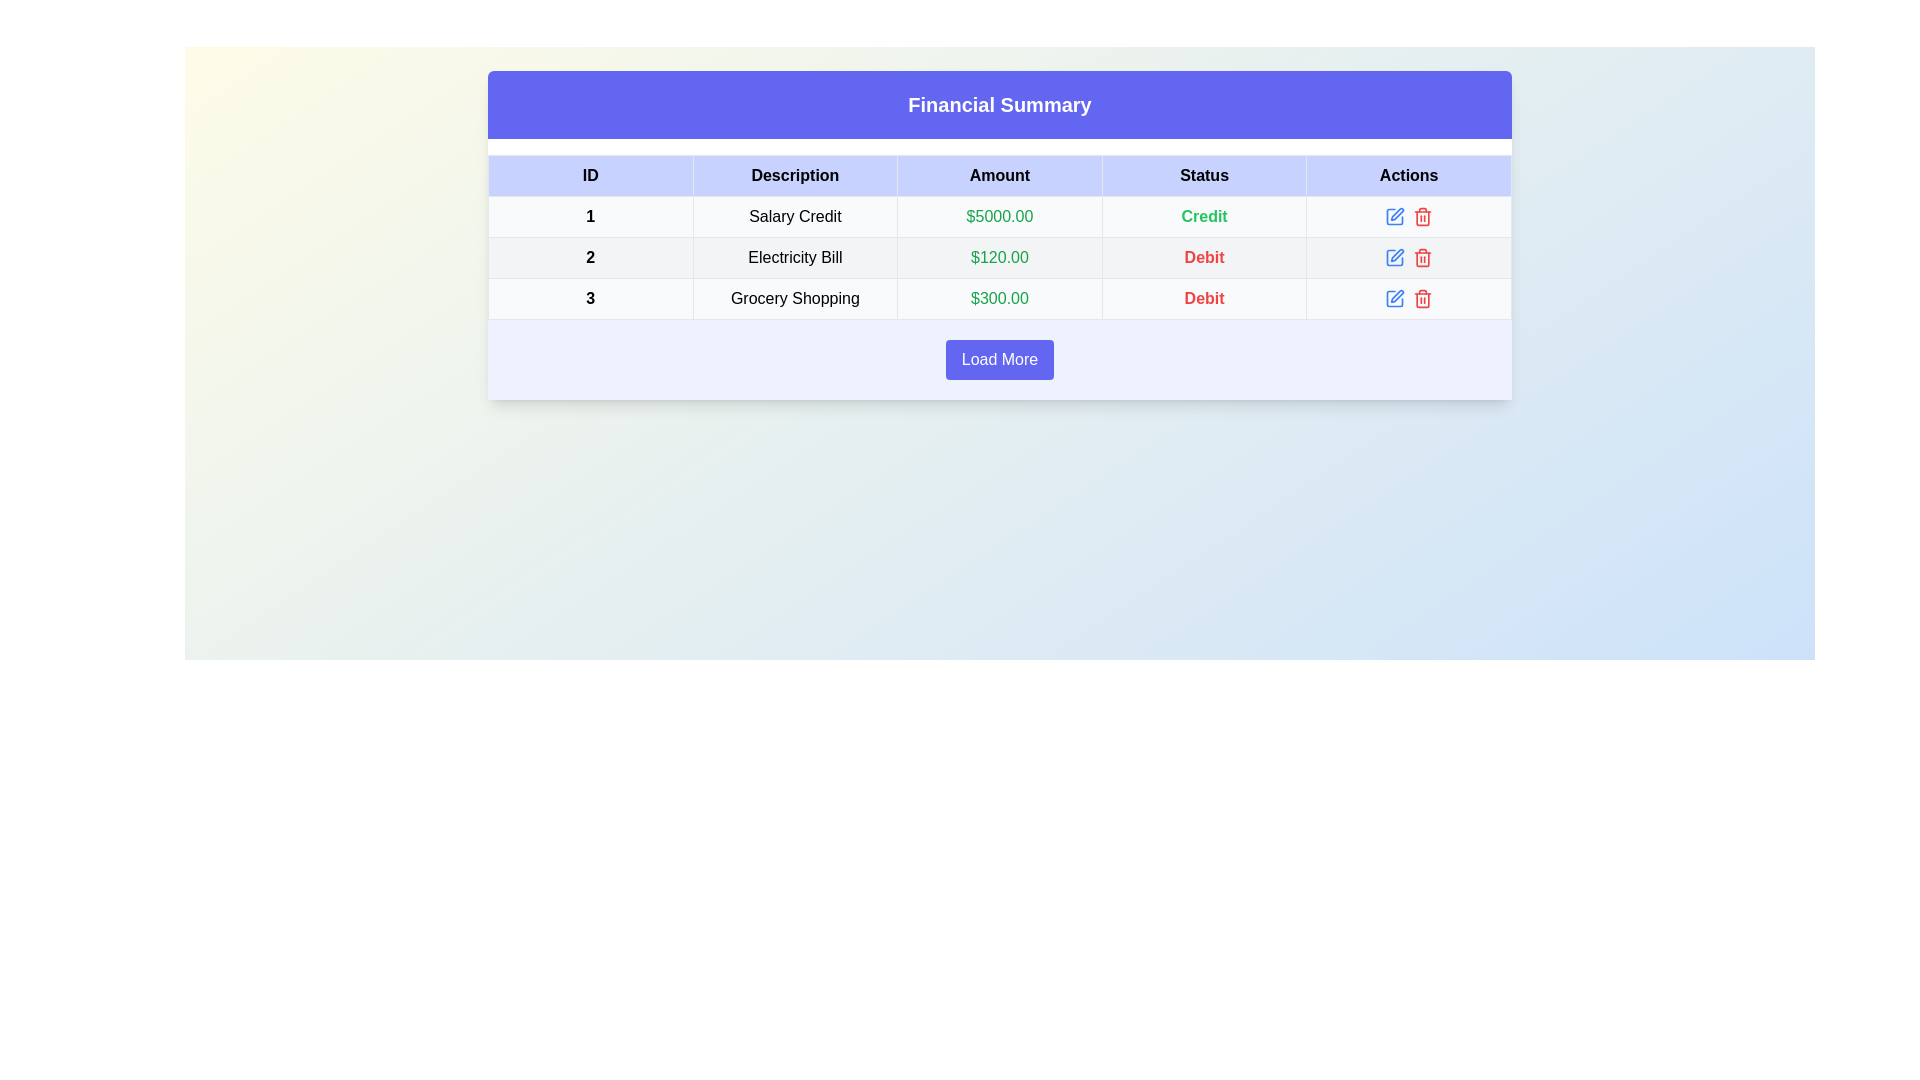 Image resolution: width=1920 pixels, height=1080 pixels. Describe the element at coordinates (999, 299) in the screenshot. I see `the third row of the table that displays financial transaction details including ID, description, amount, and status` at that location.